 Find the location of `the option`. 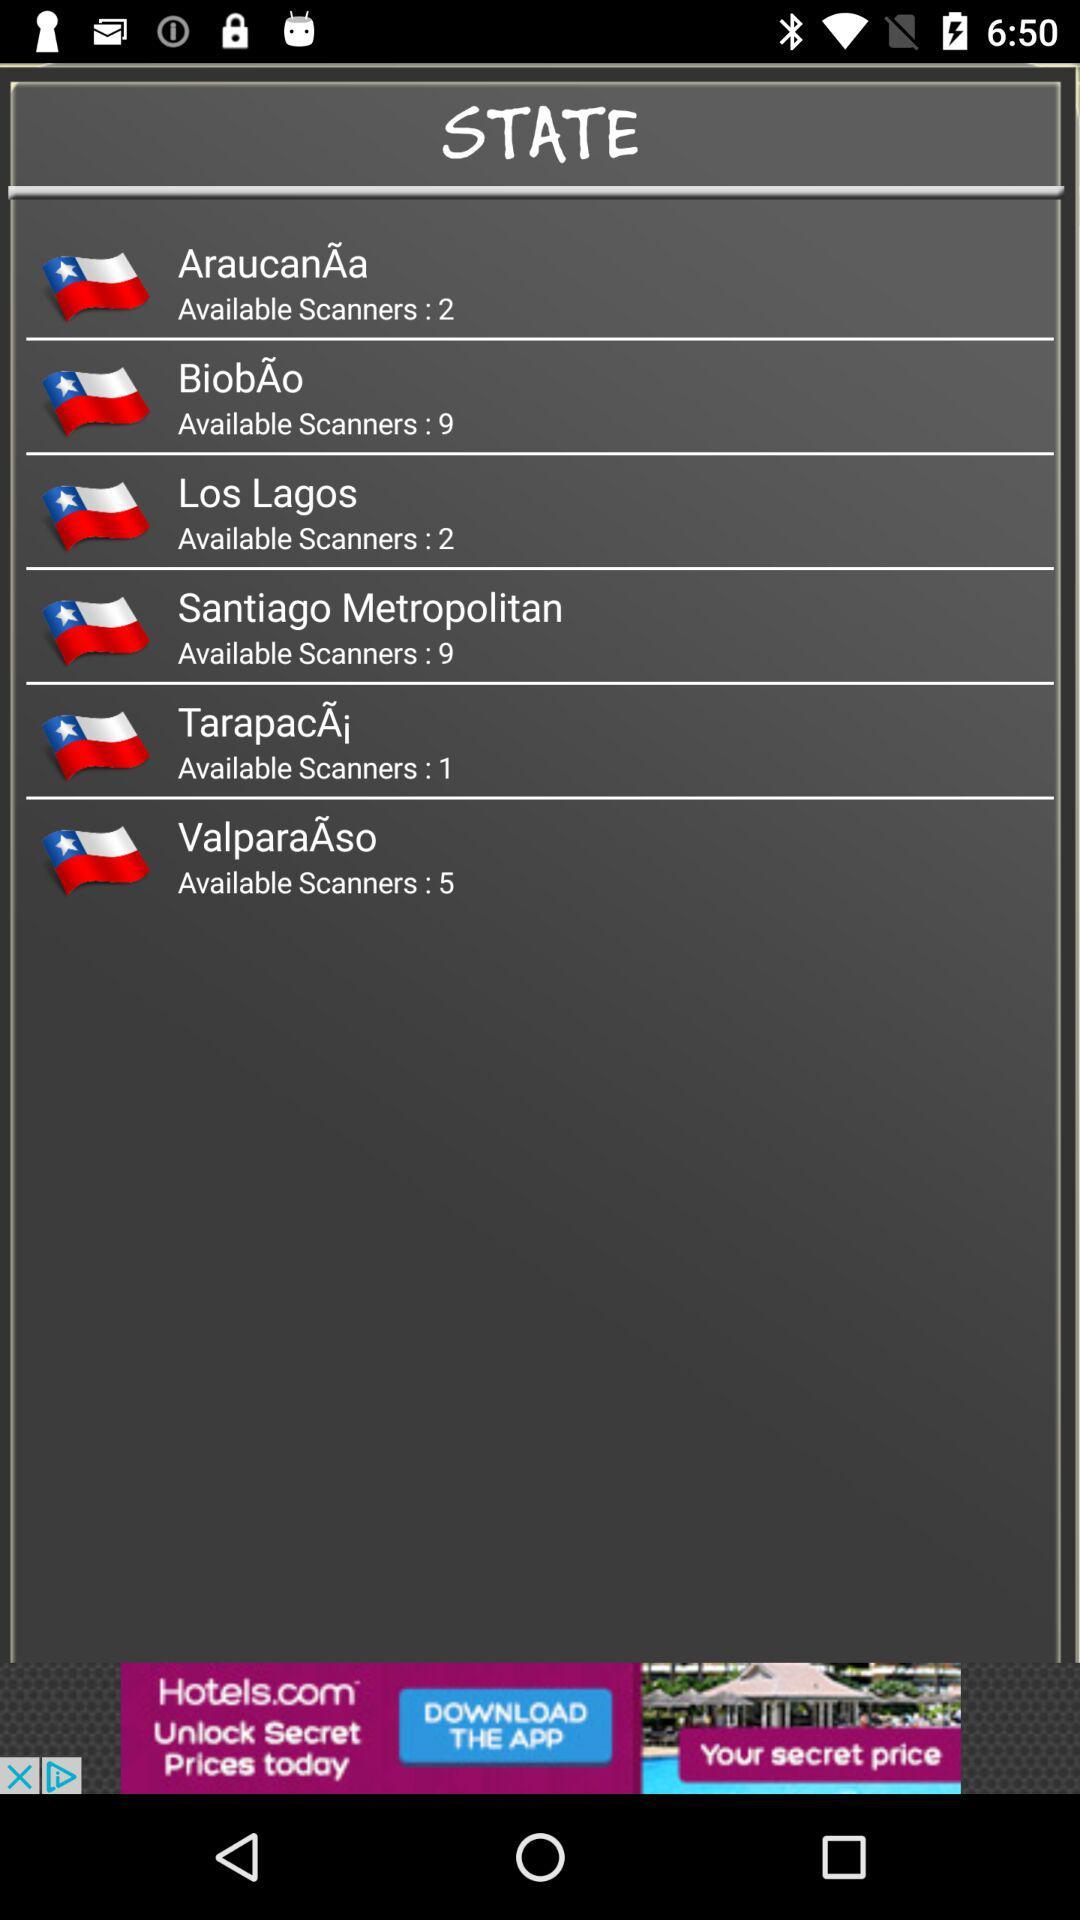

the option is located at coordinates (540, 1727).